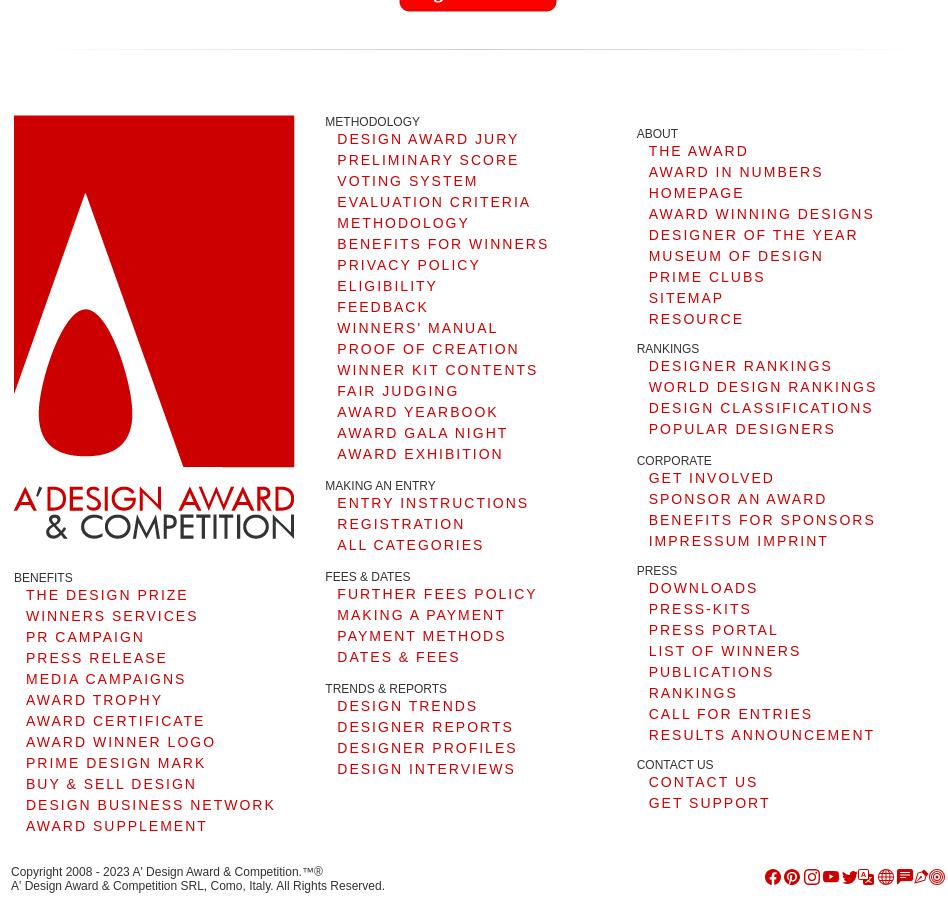 This screenshot has width=948, height=902. What do you see at coordinates (400, 521) in the screenshot?
I see `'REGISTRATION'` at bounding box center [400, 521].